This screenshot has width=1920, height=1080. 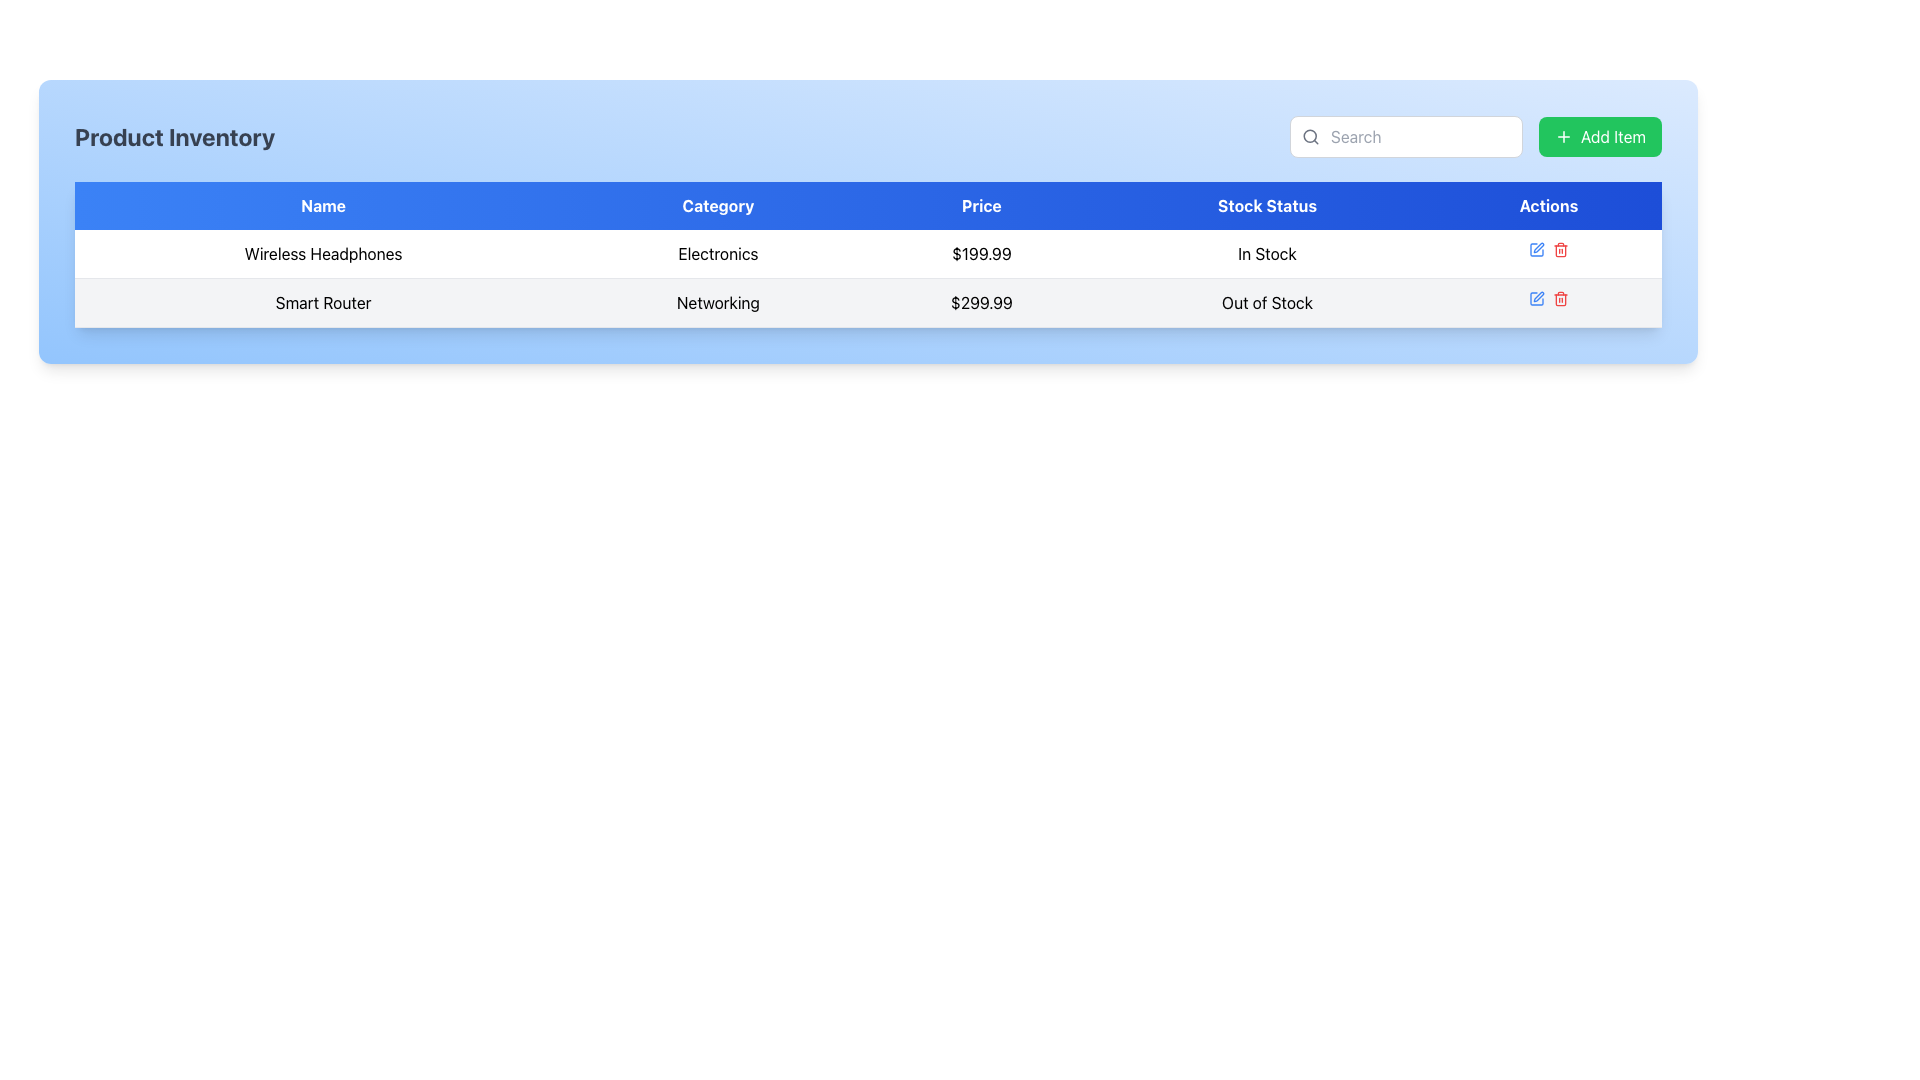 I want to click on the static label element that displays the text 'Price', which is styled in white on a blue background and is the third column header in the table, located between 'Category' and 'Stock Status', so click(x=981, y=205).